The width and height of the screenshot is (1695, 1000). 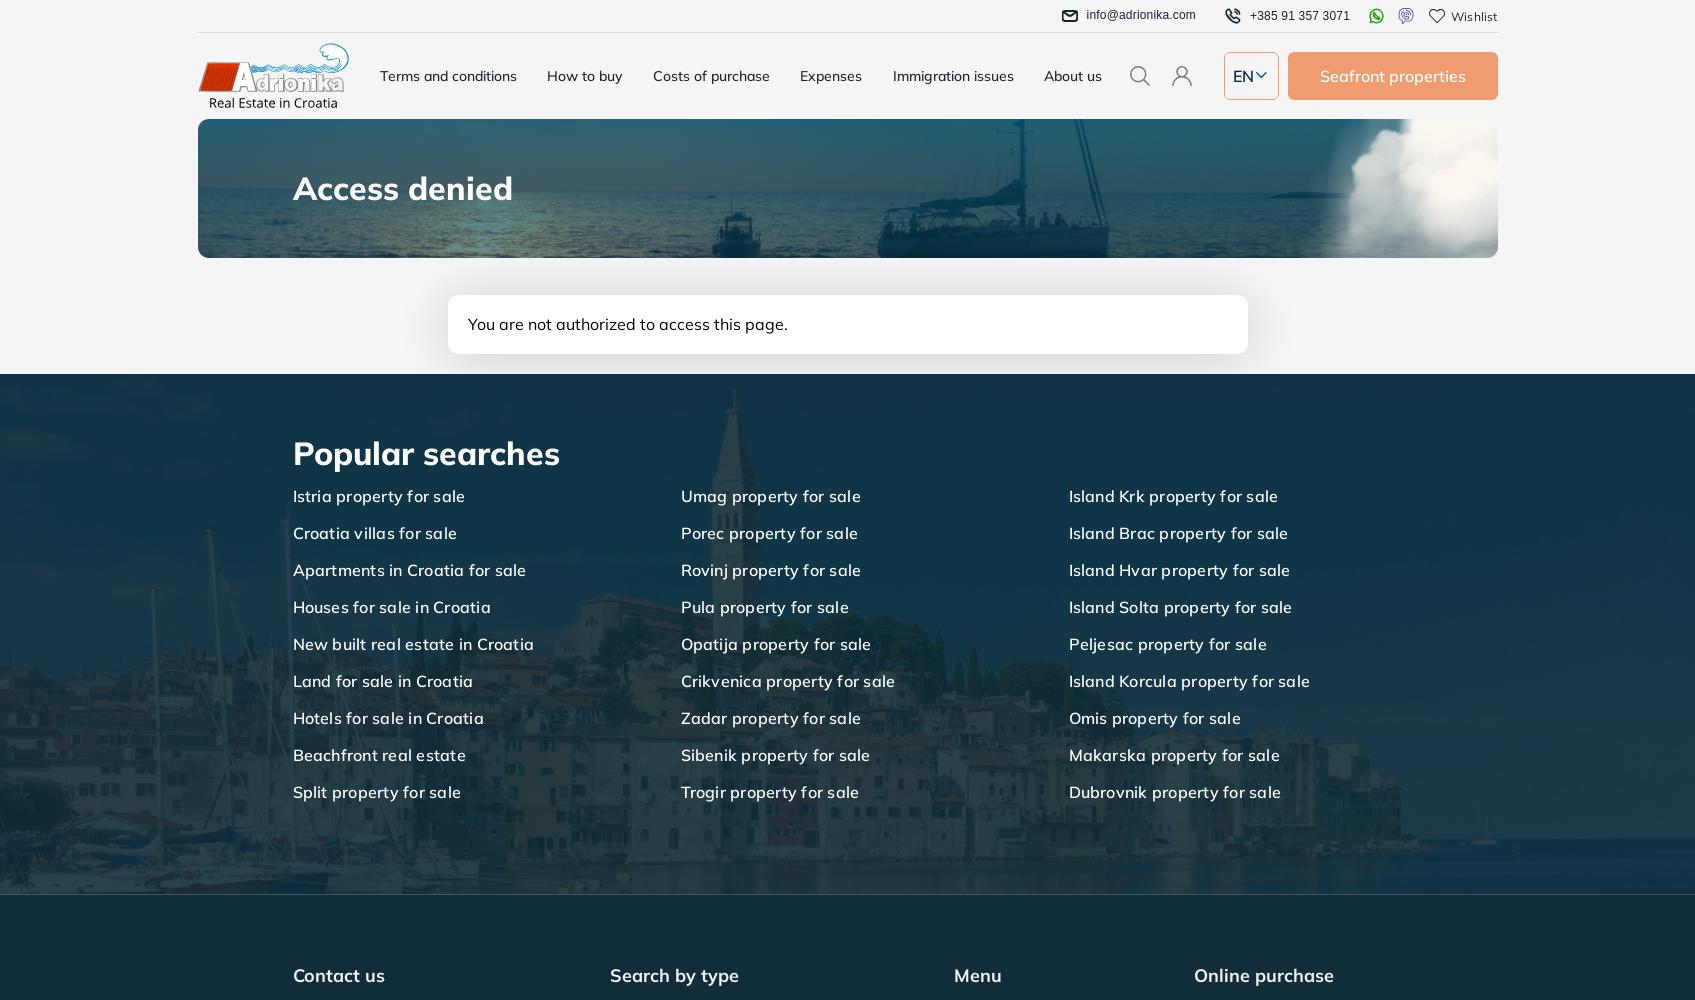 I want to click on 'Houses for sale in Croatia', so click(x=390, y=606).